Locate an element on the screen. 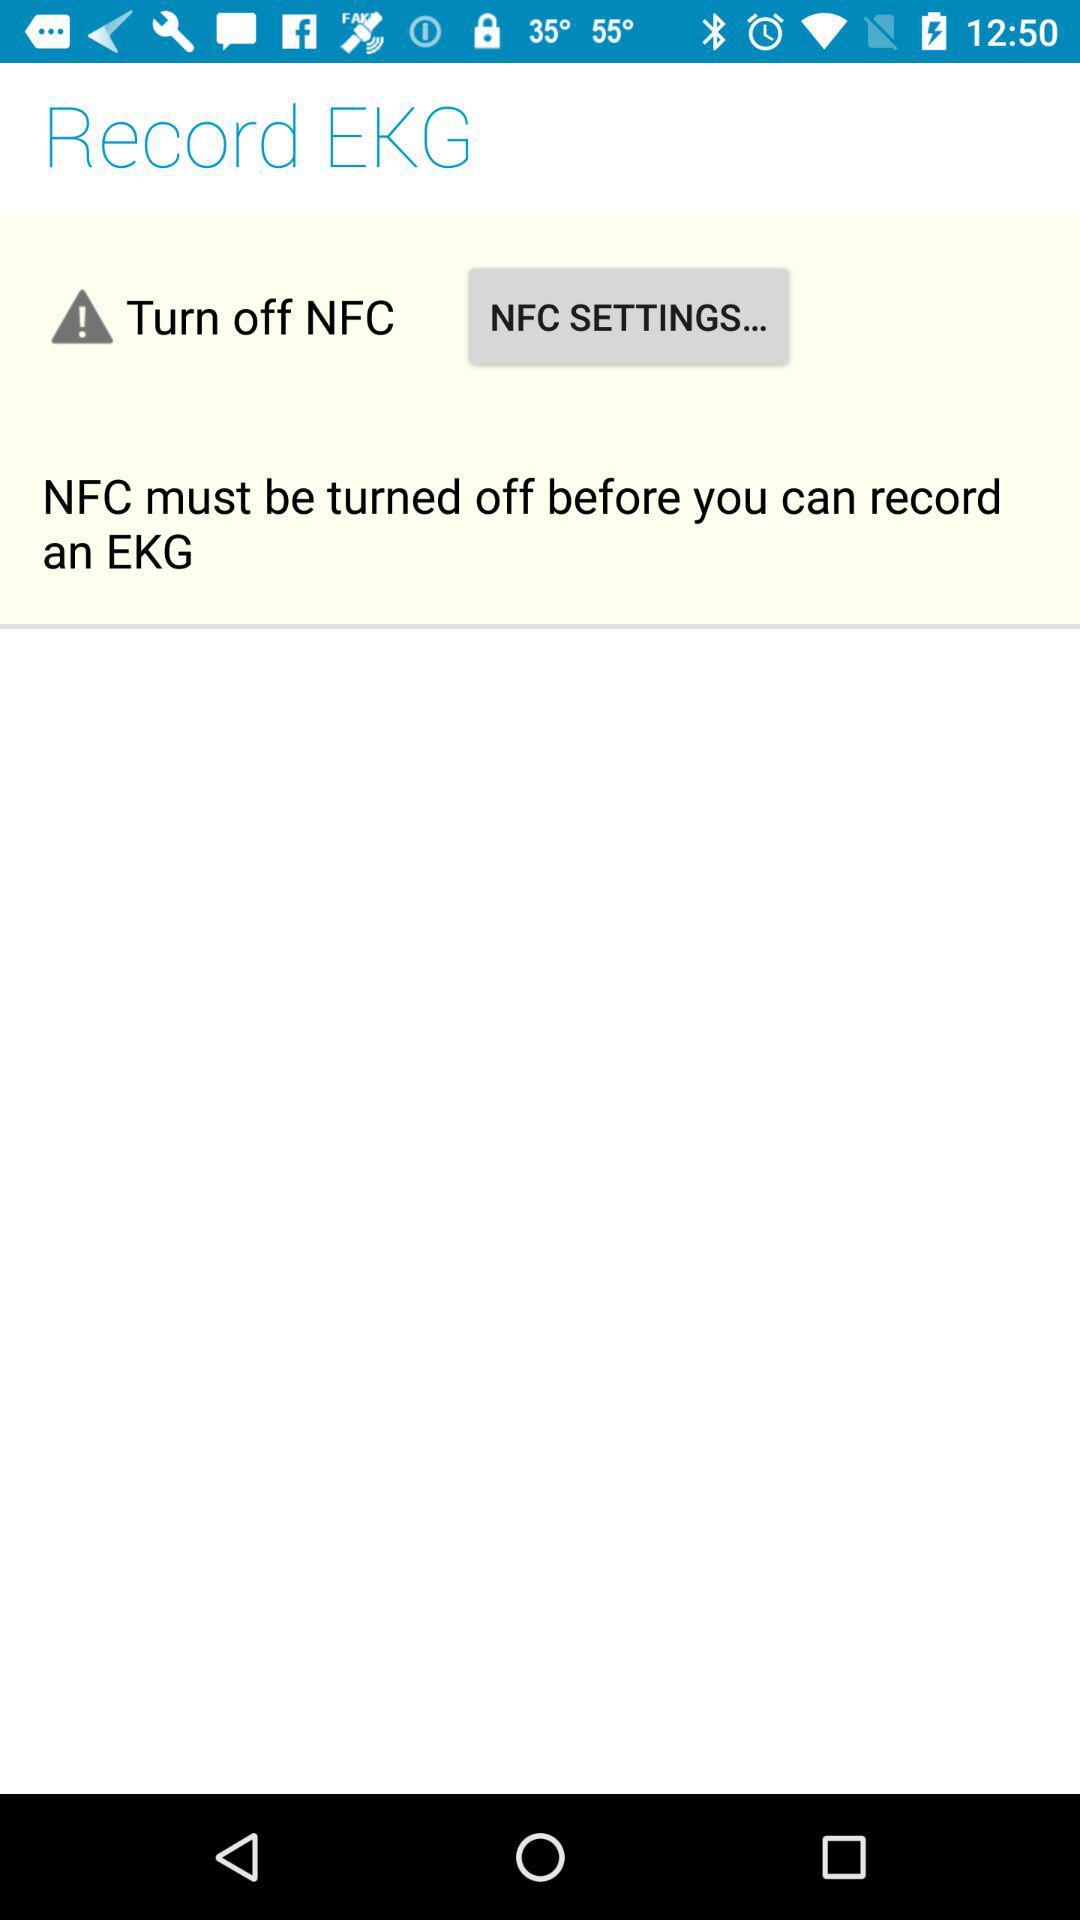 The height and width of the screenshot is (1920, 1080). the icon below the record ekg icon is located at coordinates (627, 315).